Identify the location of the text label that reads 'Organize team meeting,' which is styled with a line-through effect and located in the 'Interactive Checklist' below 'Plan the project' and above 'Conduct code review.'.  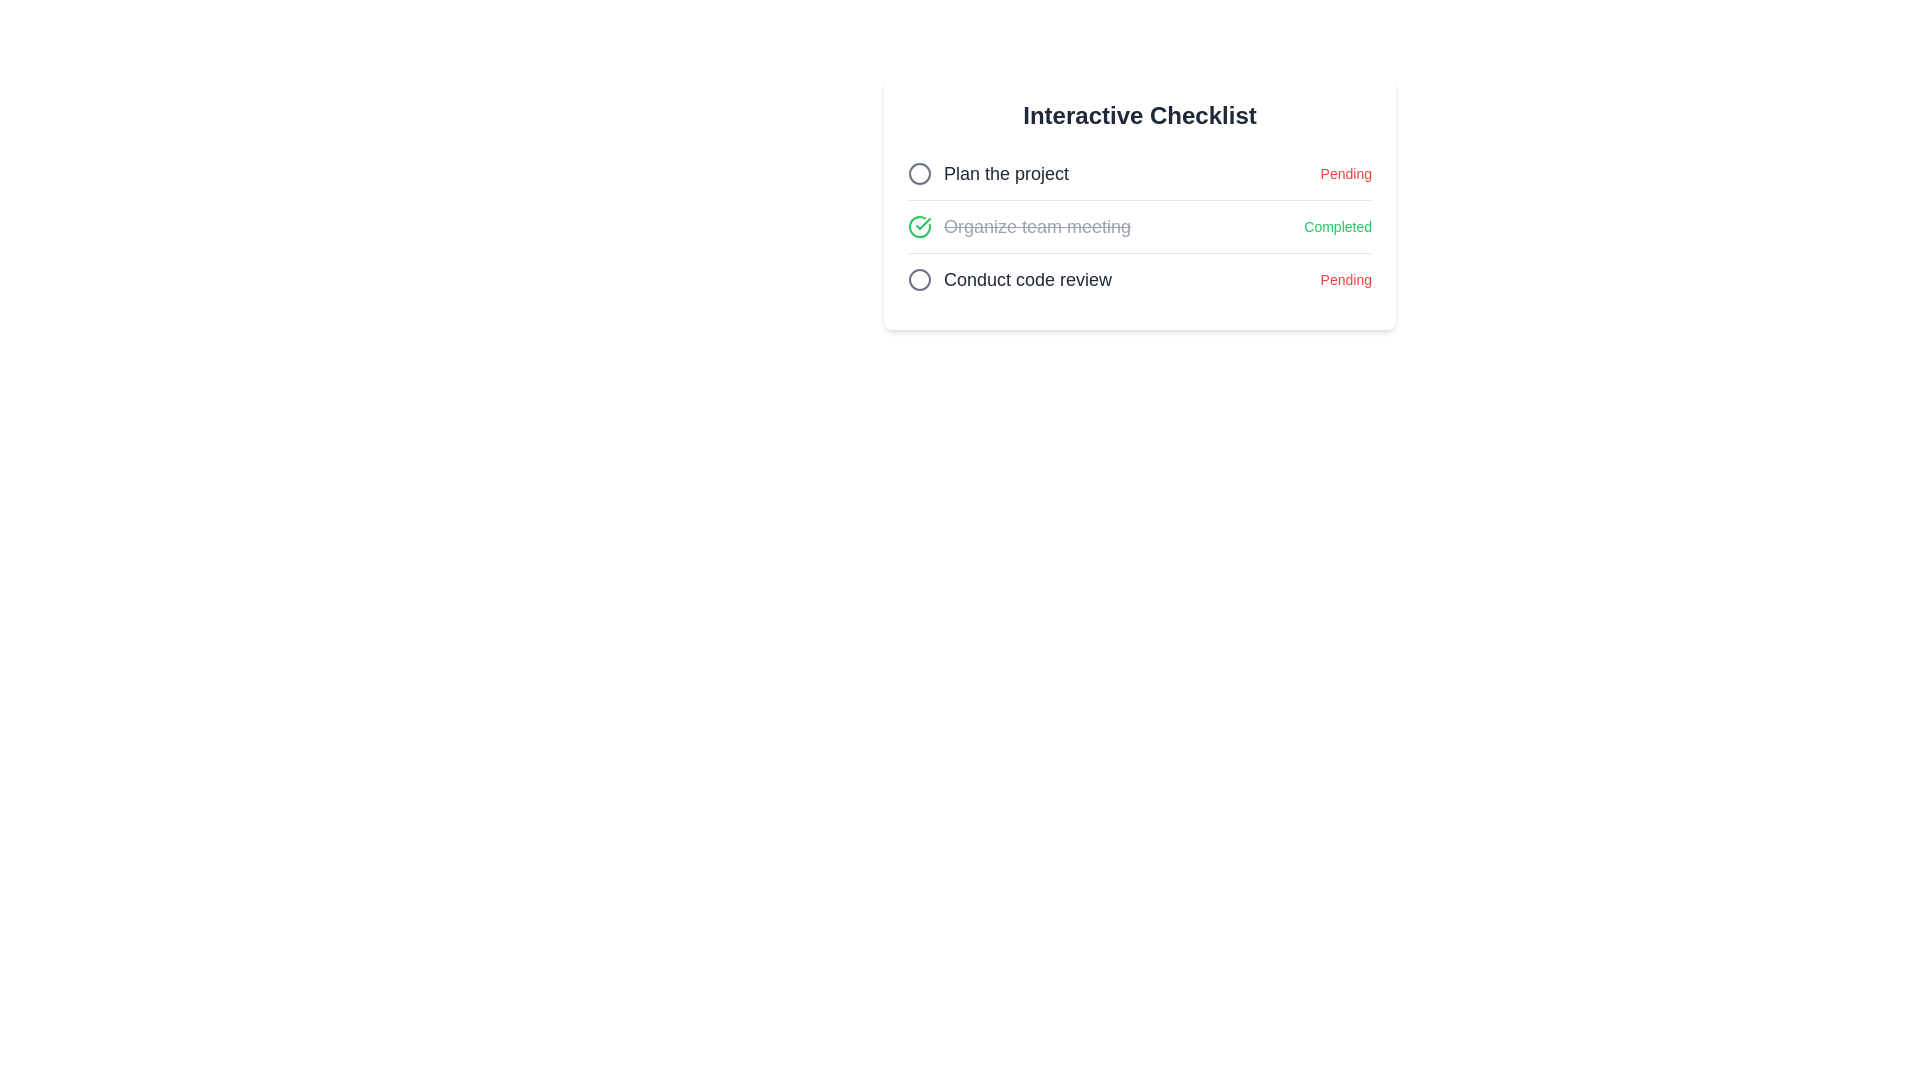
(1019, 226).